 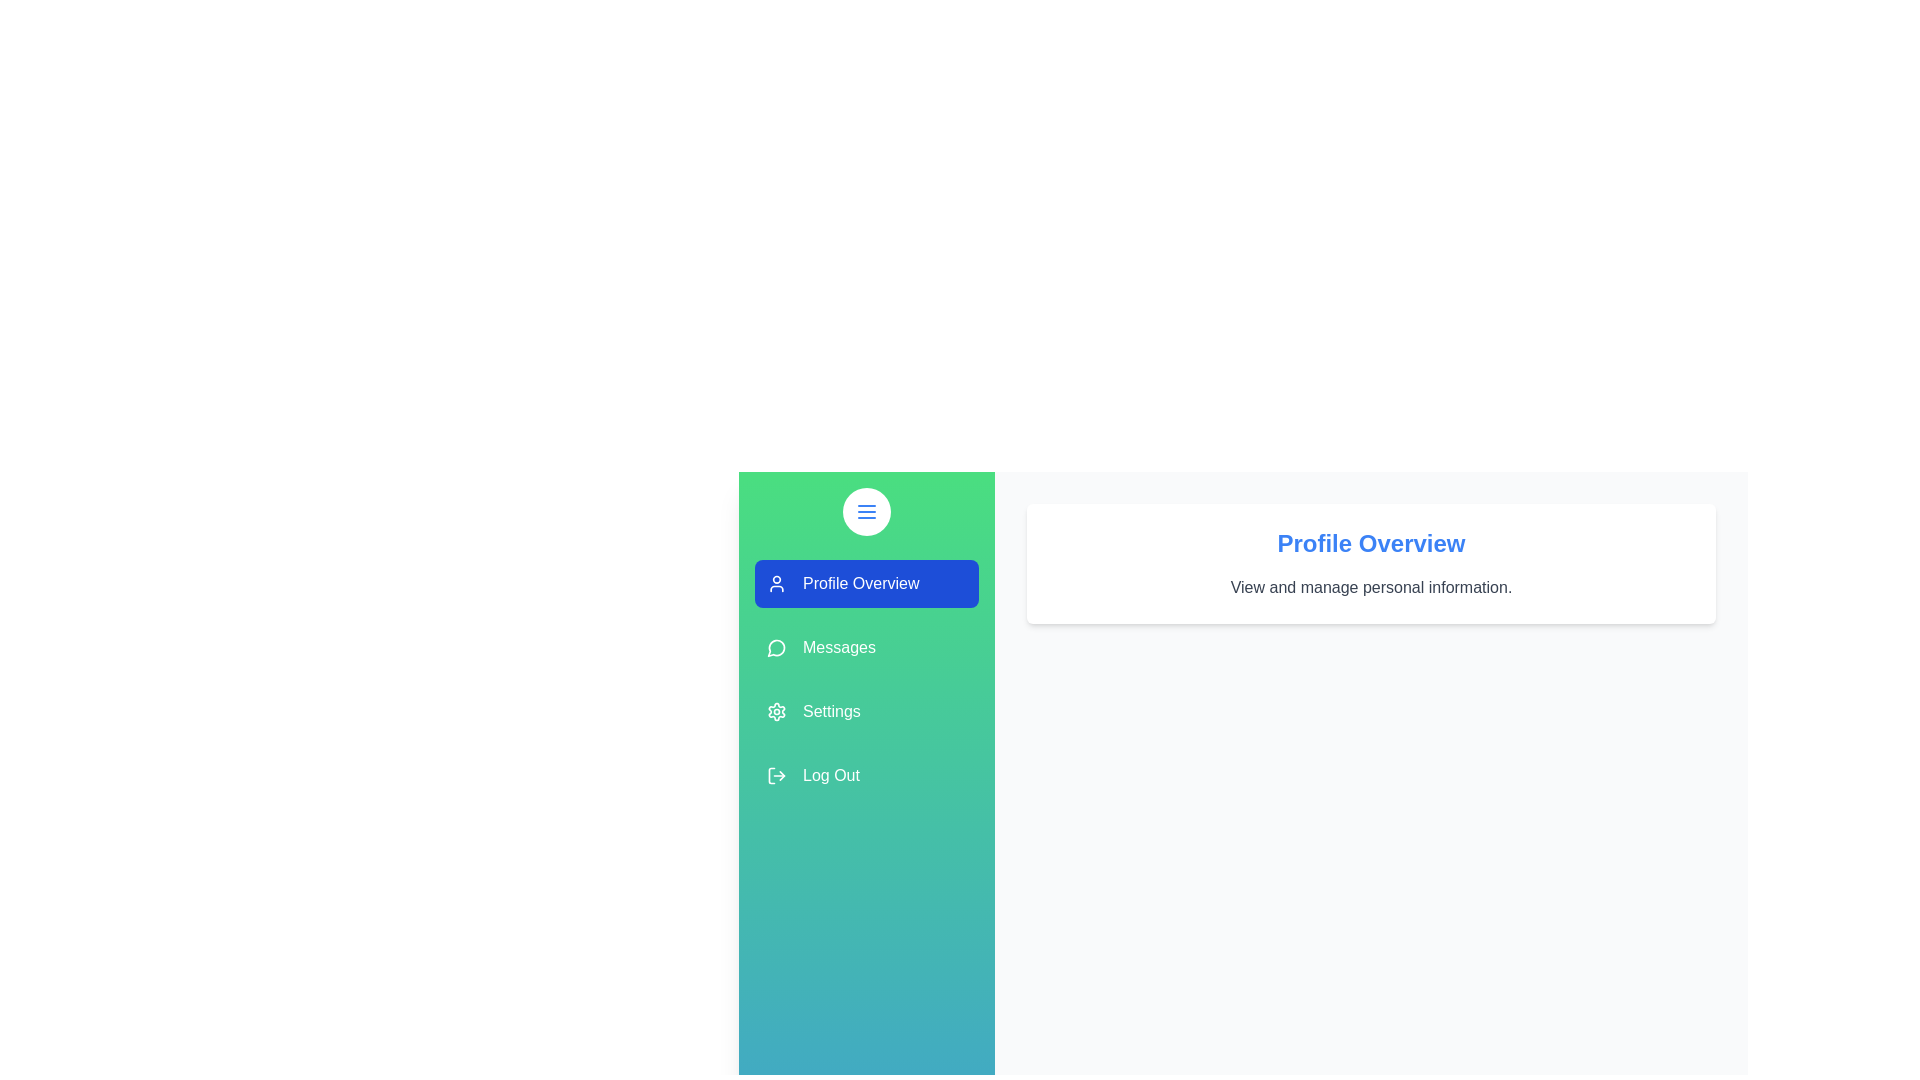 What do you see at coordinates (867, 583) in the screenshot?
I see `the menu item Profile Overview to observe its visual feedback` at bounding box center [867, 583].